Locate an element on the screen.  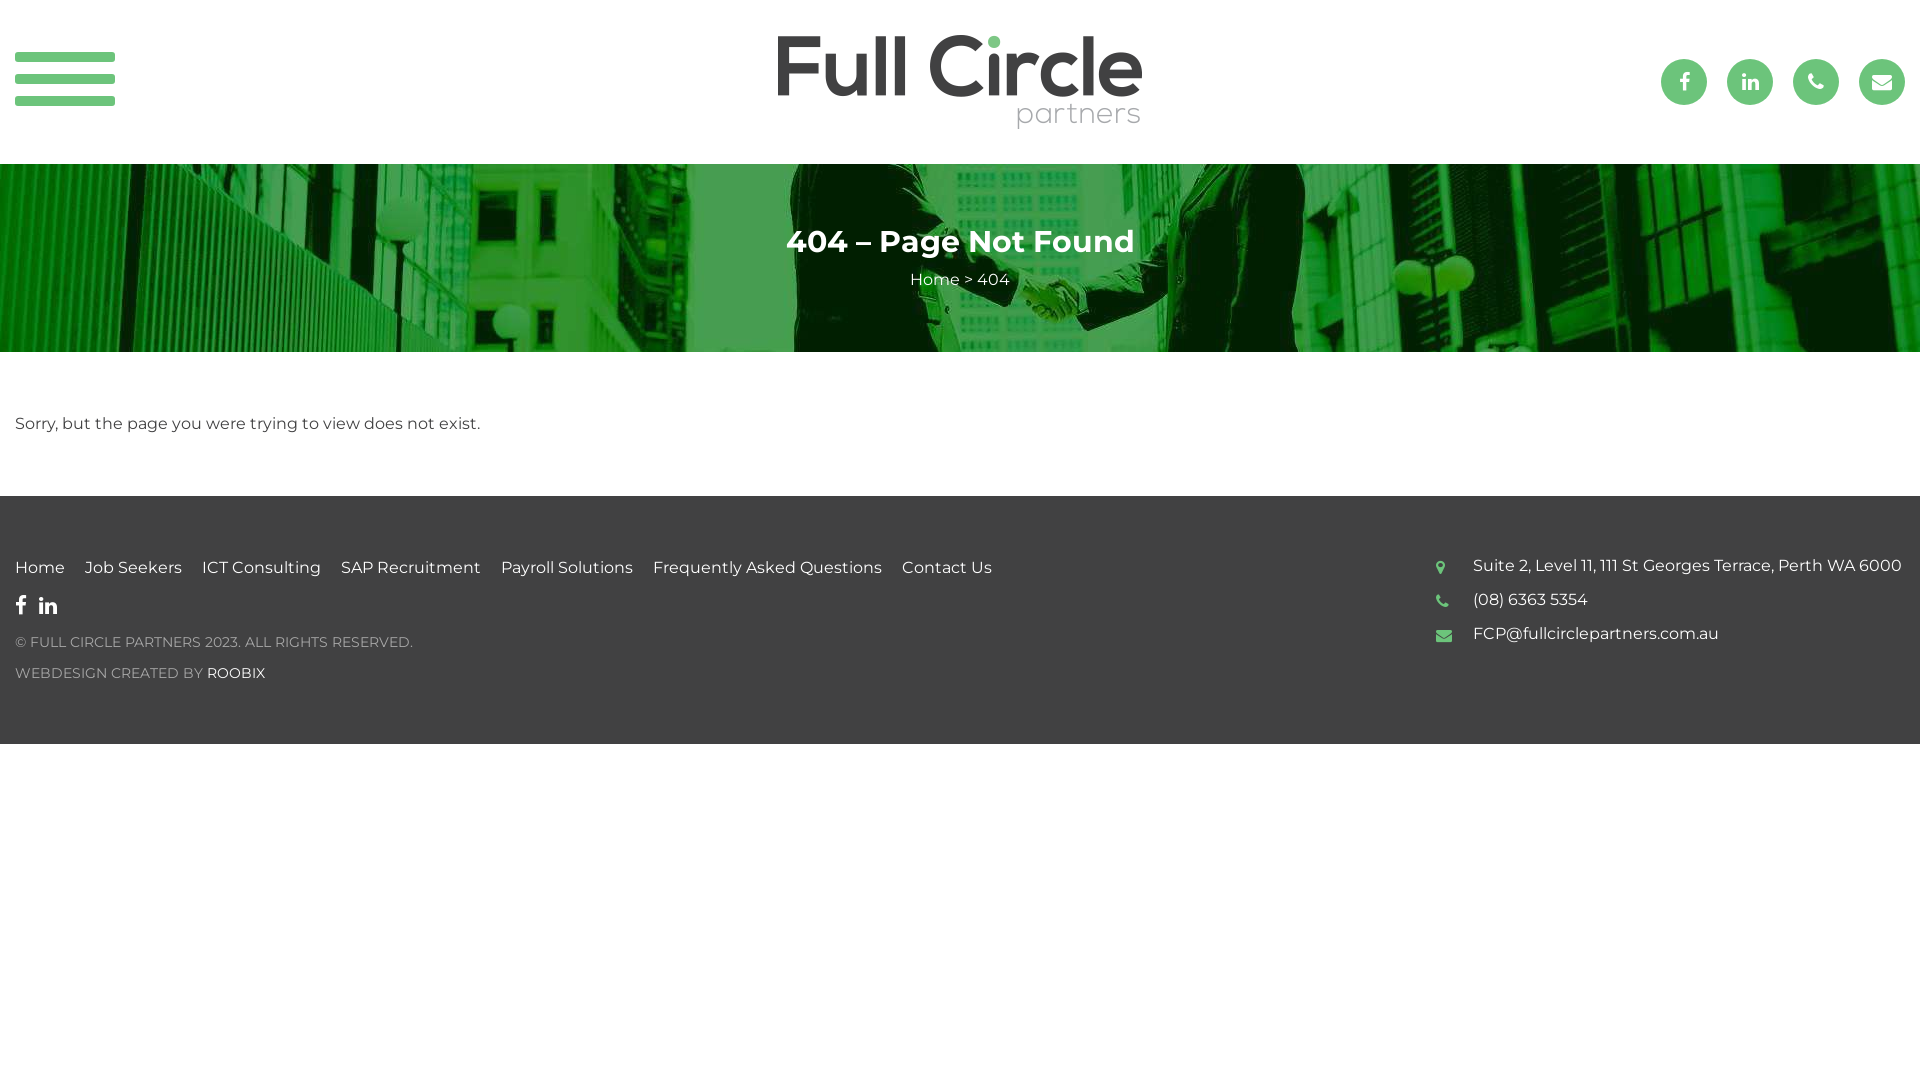
'Home' is located at coordinates (934, 279).